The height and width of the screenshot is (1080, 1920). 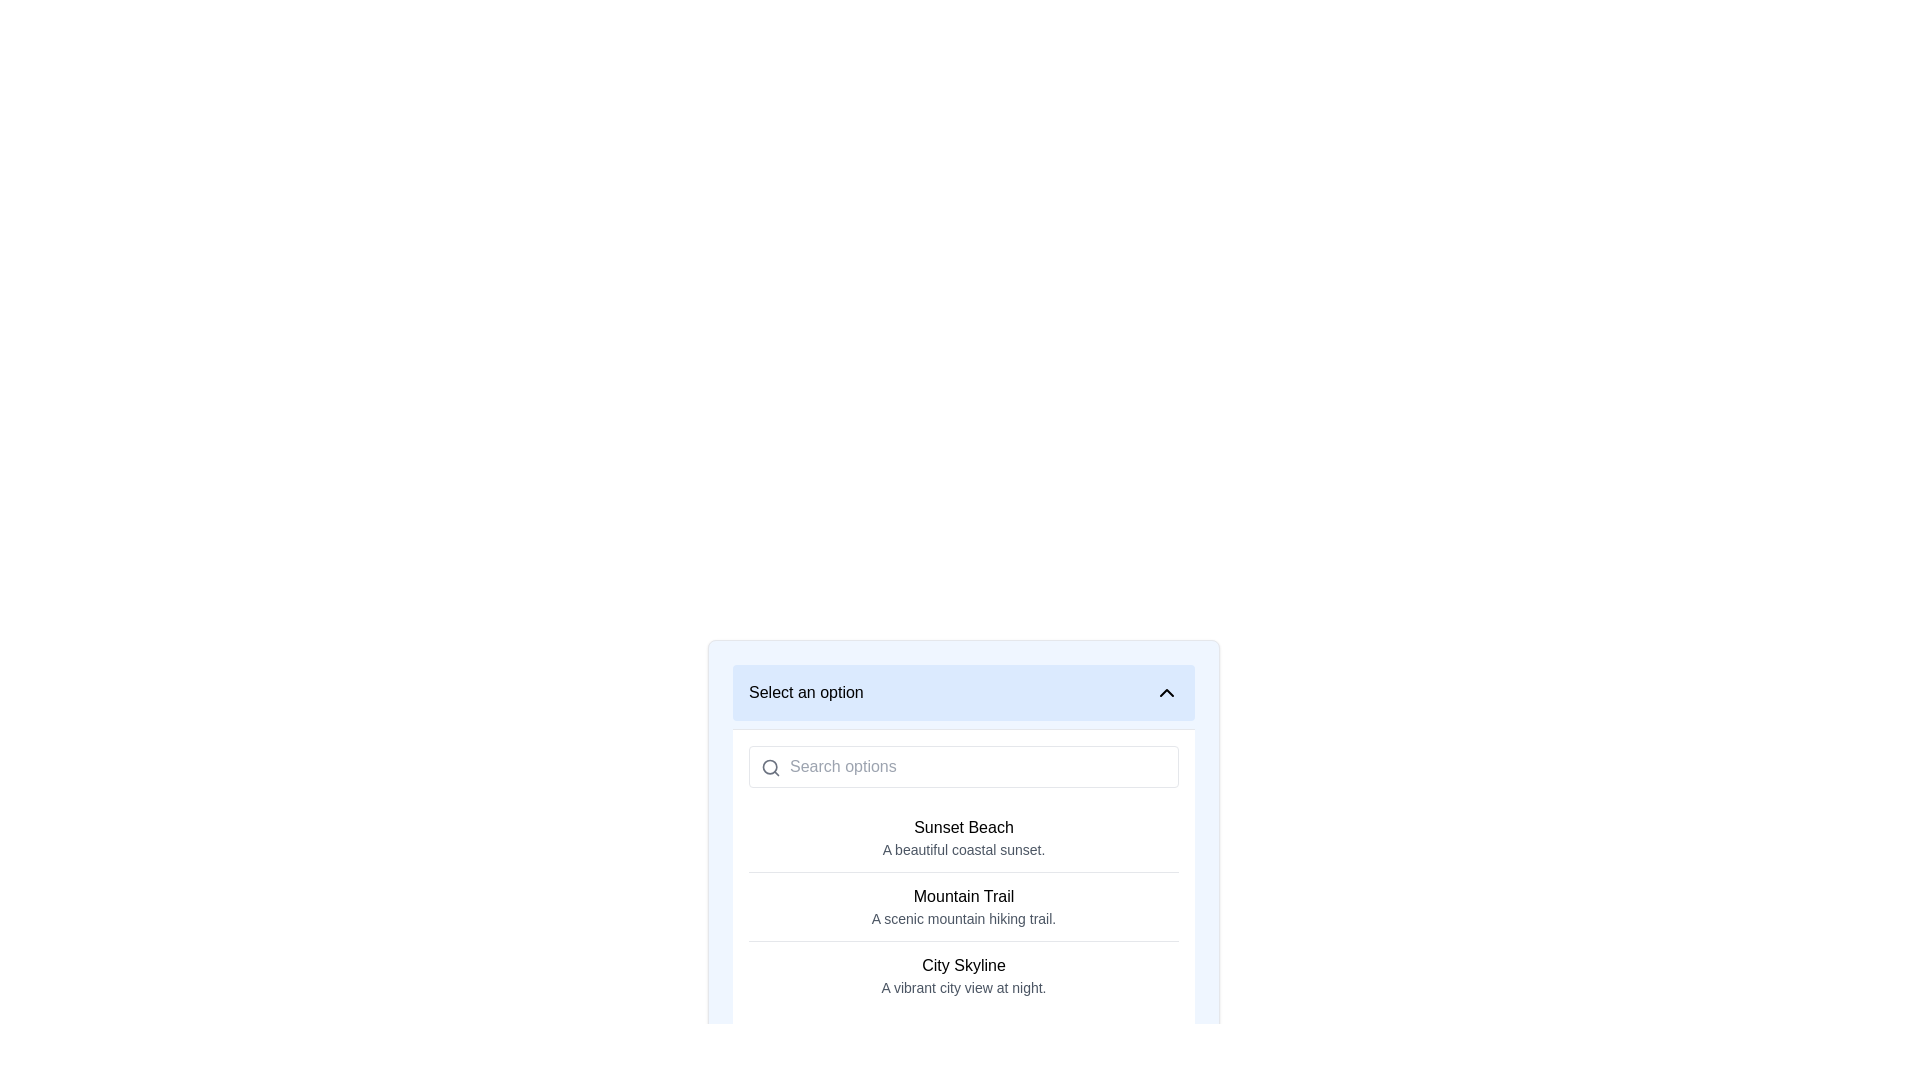 I want to click on to select the list item titled 'Mountain Trail', which is the second entry in a vertical list of three items, so click(x=964, y=906).